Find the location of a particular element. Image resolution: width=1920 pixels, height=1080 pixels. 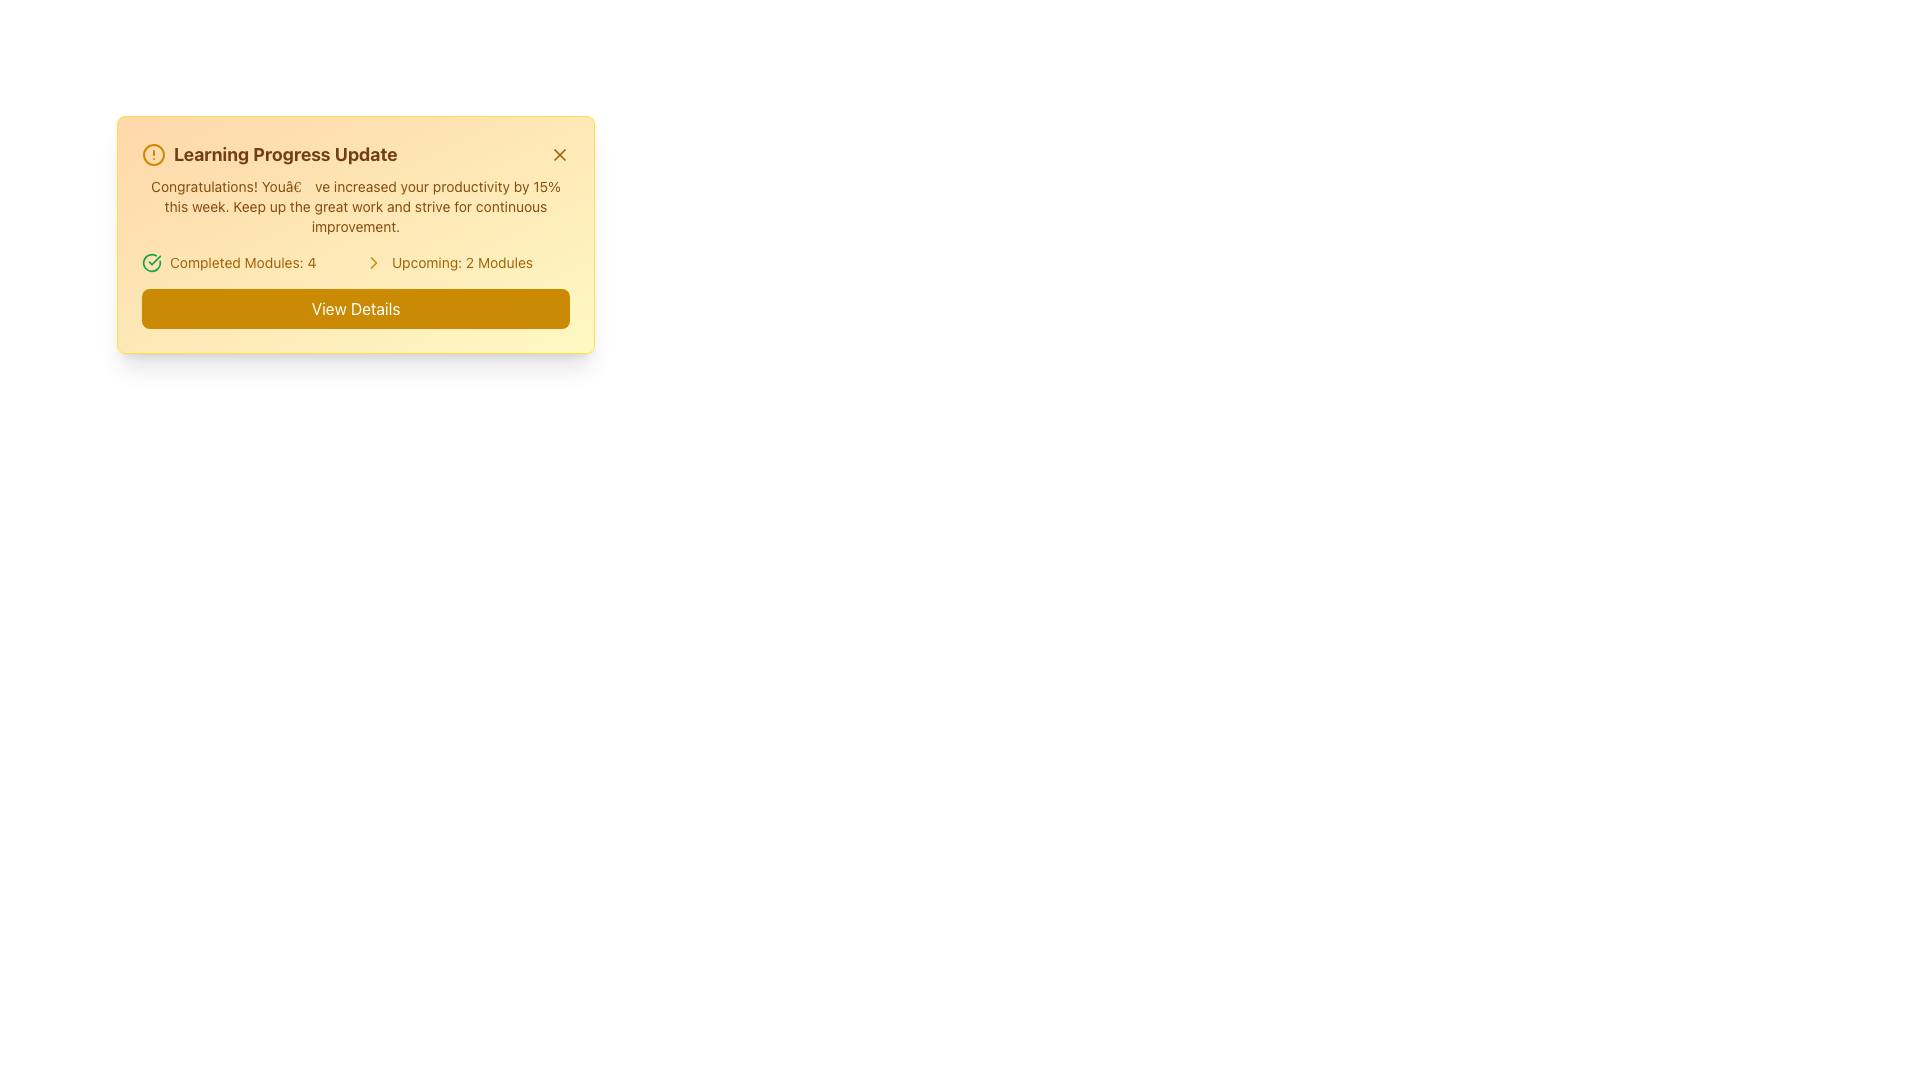

the heading text in the top-left corner of the notification box to check for a tooltip is located at coordinates (268, 153).